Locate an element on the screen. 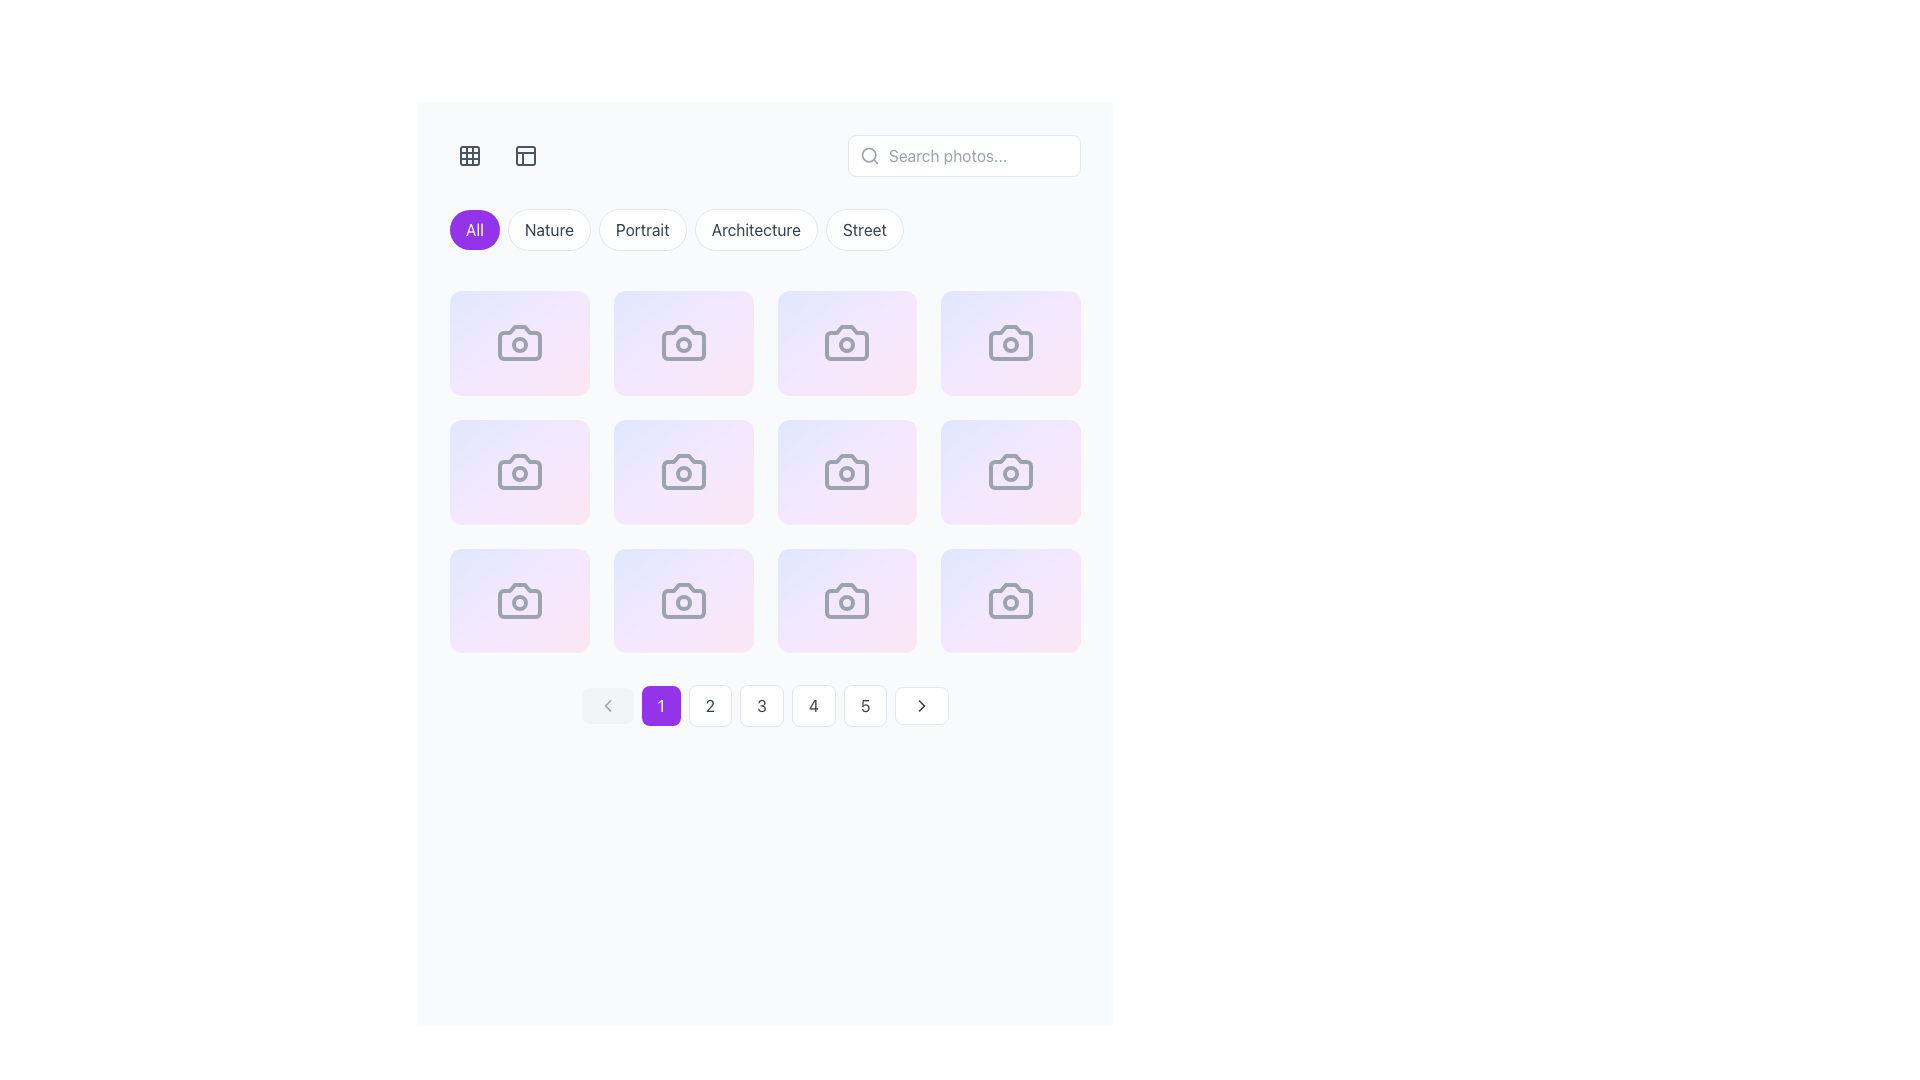 Image resolution: width=1920 pixels, height=1080 pixels. the 'share' icon located in the bottom-right corner of the grid item in the middle row and last column of the 4x3 grid layout for accessibility interactions is located at coordinates (1020, 491).